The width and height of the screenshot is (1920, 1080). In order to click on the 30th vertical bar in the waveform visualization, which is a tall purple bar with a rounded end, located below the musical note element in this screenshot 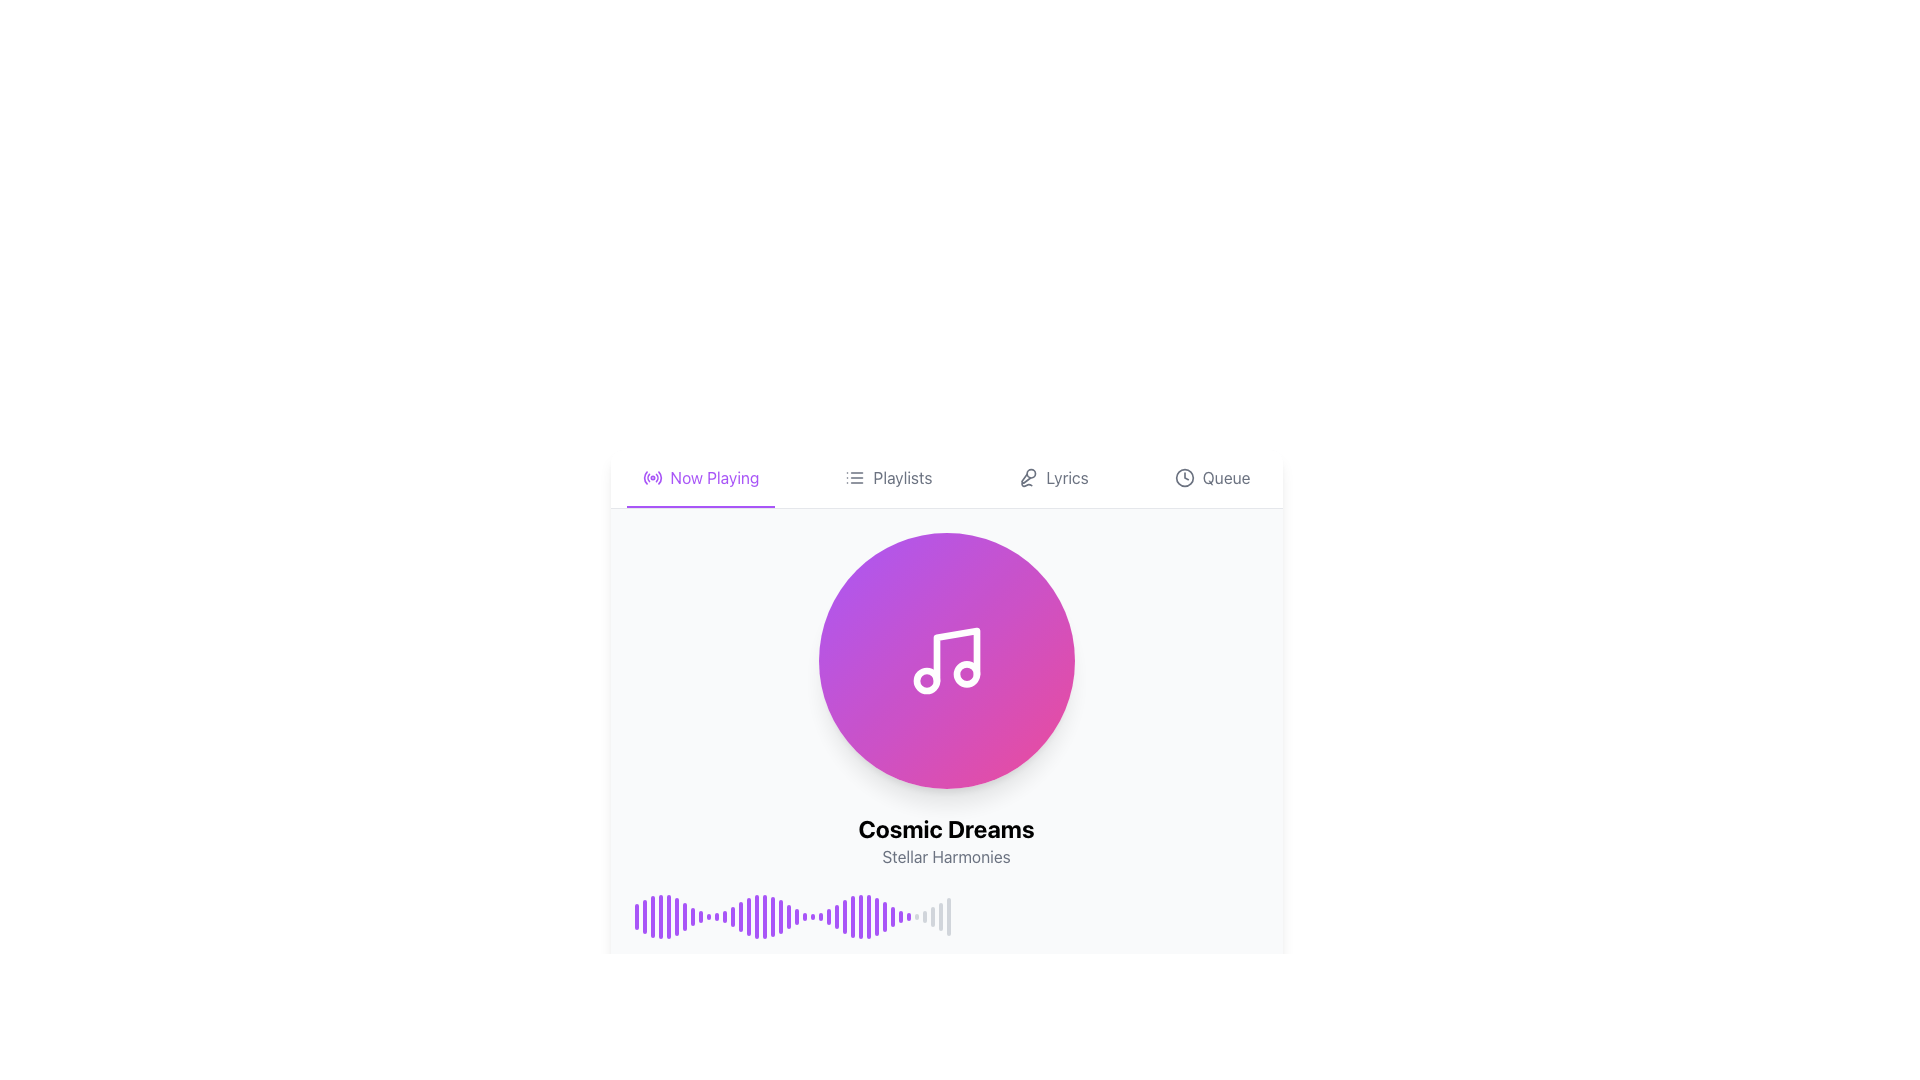, I will do `click(876, 917)`.